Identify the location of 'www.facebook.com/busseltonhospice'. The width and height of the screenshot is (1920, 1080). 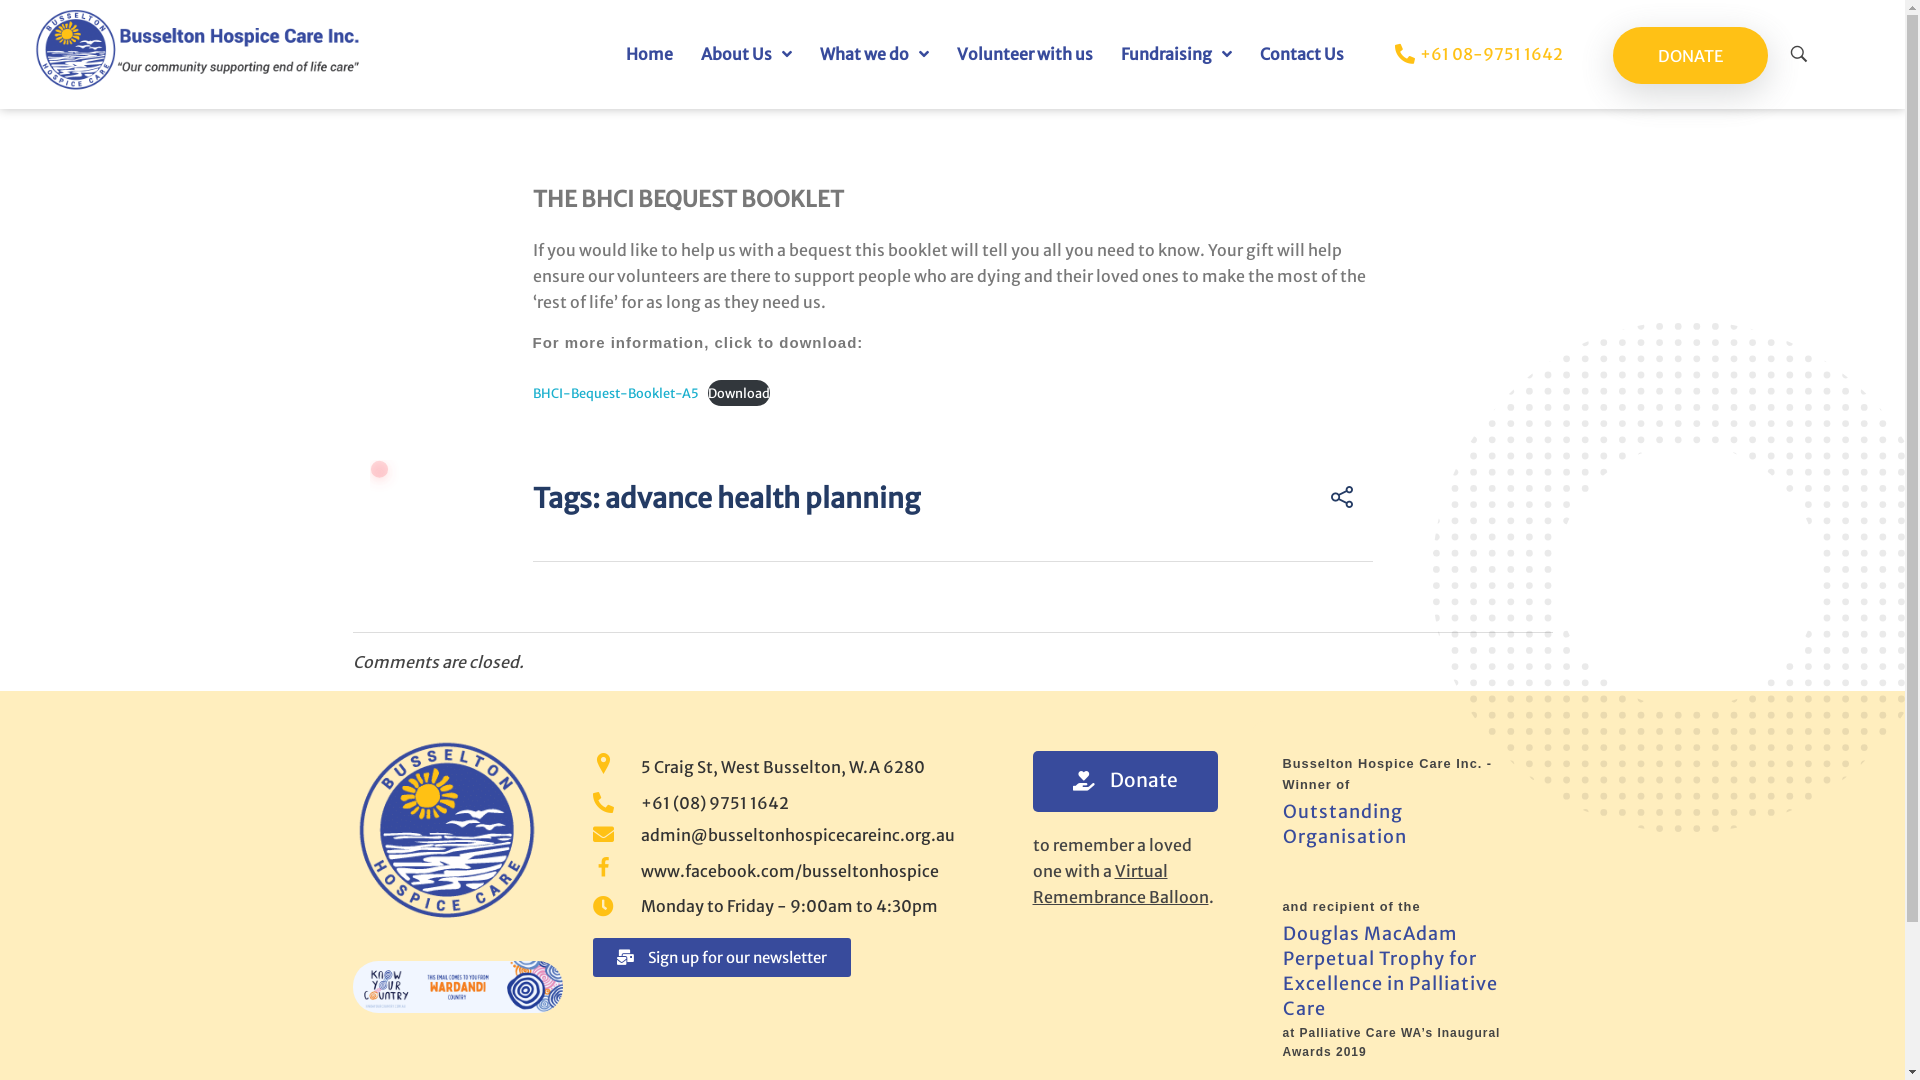
(786, 870).